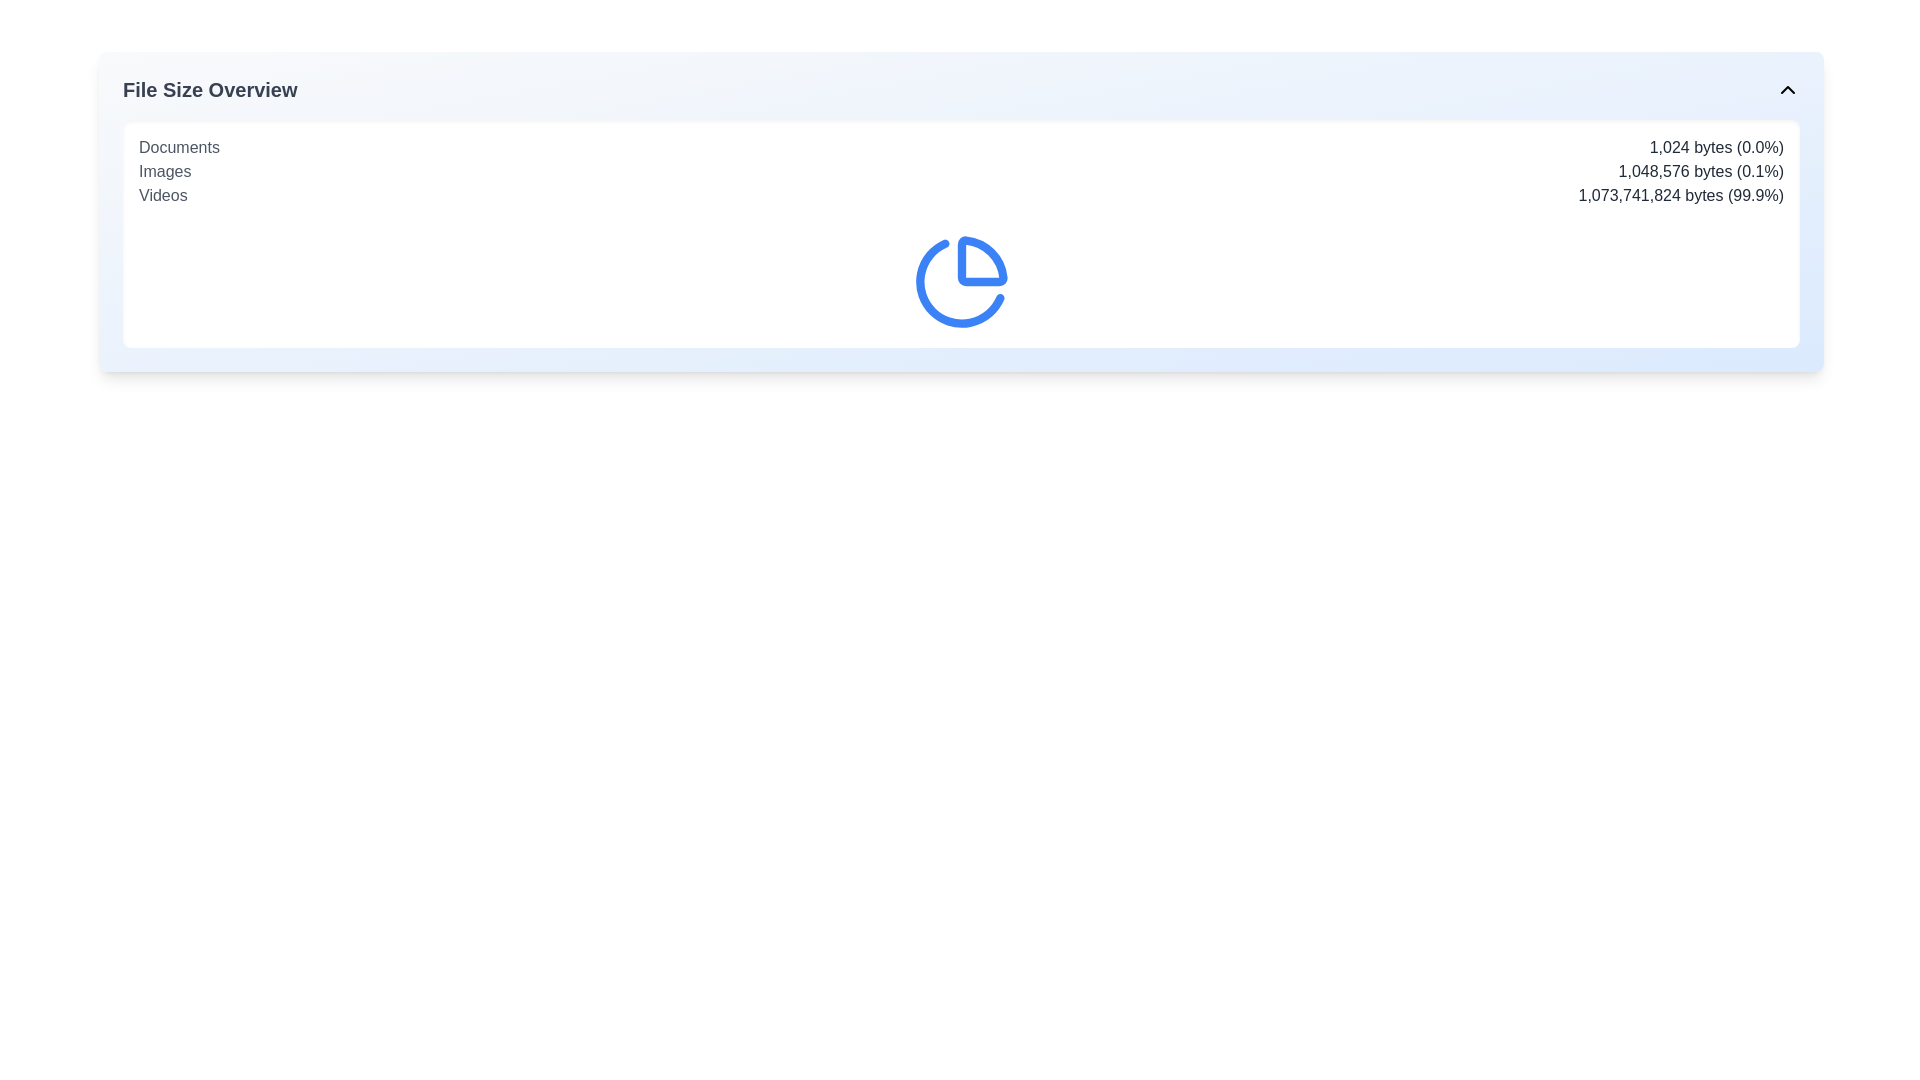 The image size is (1920, 1080). What do you see at coordinates (1788, 88) in the screenshot?
I see `the chevron icon on the far right of the 'File Size Overview' header` at bounding box center [1788, 88].